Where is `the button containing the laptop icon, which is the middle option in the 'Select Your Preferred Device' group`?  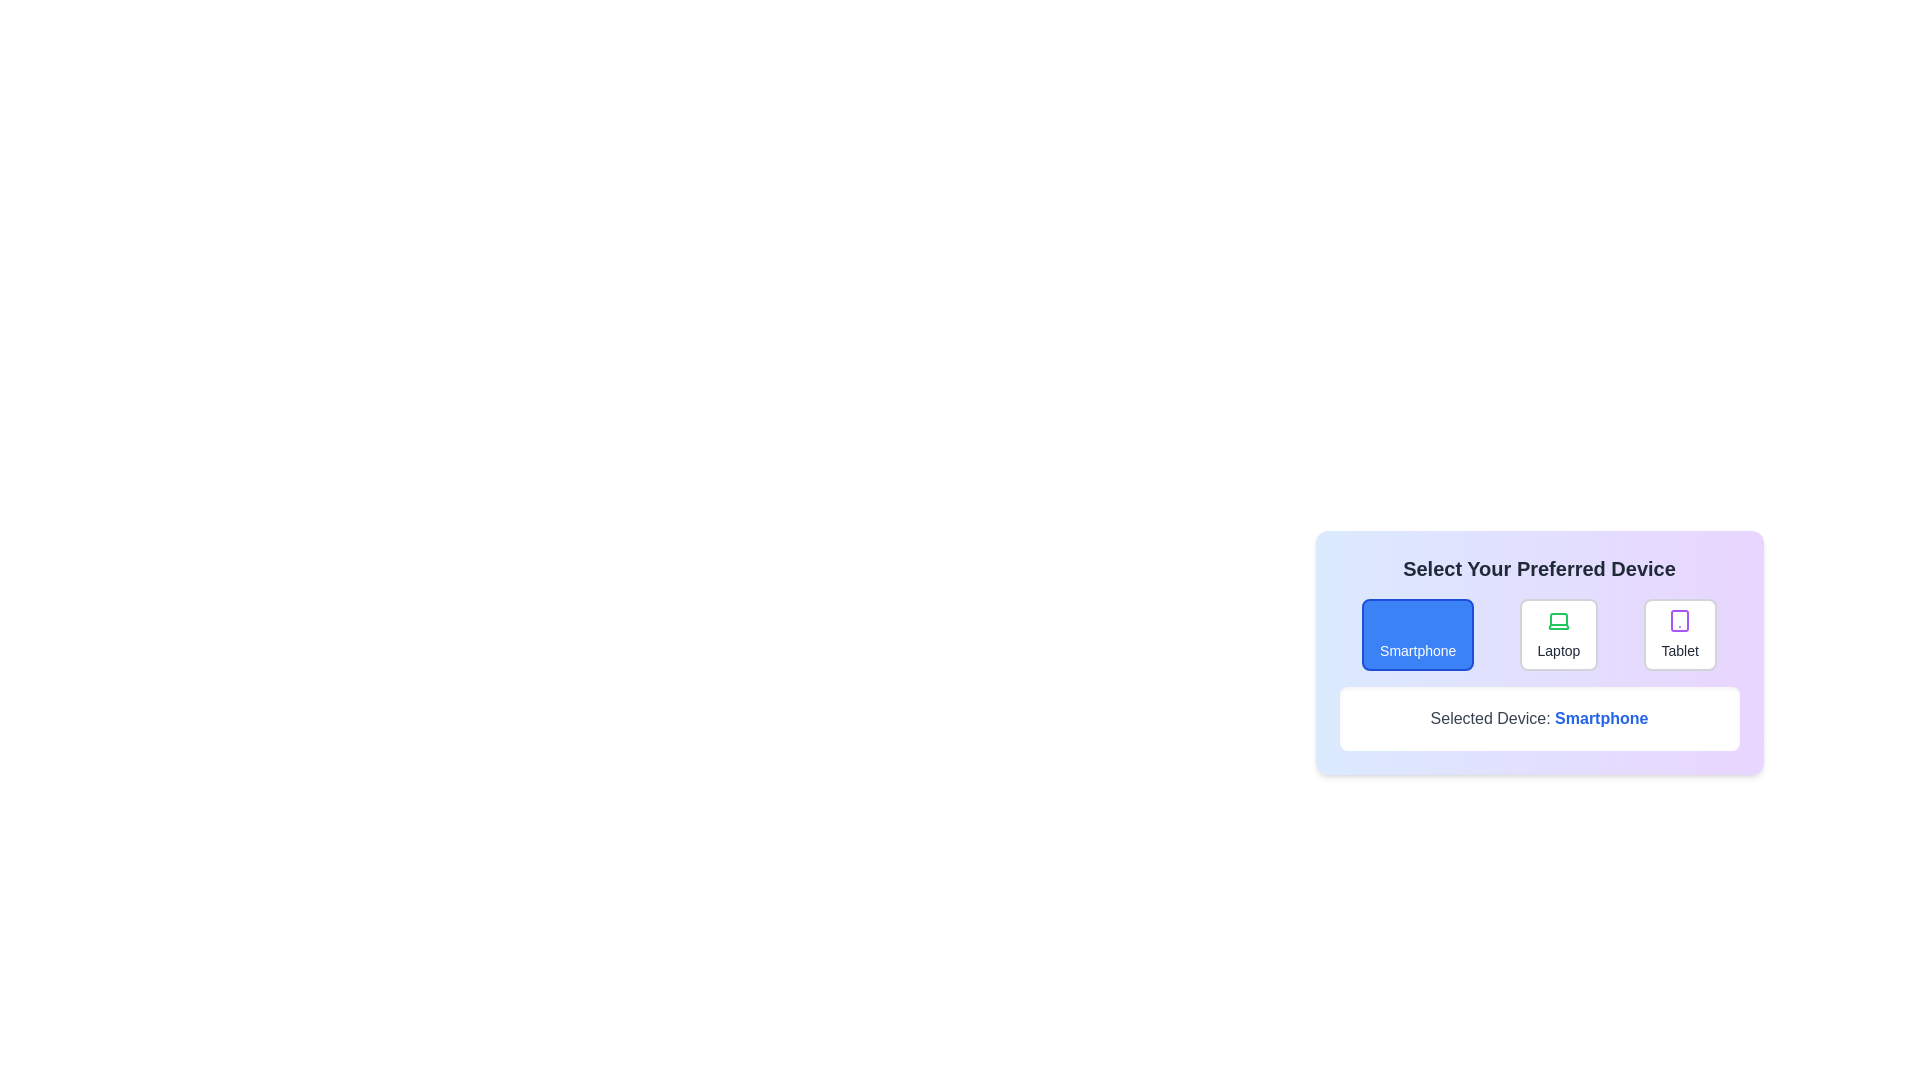 the button containing the laptop icon, which is the middle option in the 'Select Your Preferred Device' group is located at coordinates (1557, 620).